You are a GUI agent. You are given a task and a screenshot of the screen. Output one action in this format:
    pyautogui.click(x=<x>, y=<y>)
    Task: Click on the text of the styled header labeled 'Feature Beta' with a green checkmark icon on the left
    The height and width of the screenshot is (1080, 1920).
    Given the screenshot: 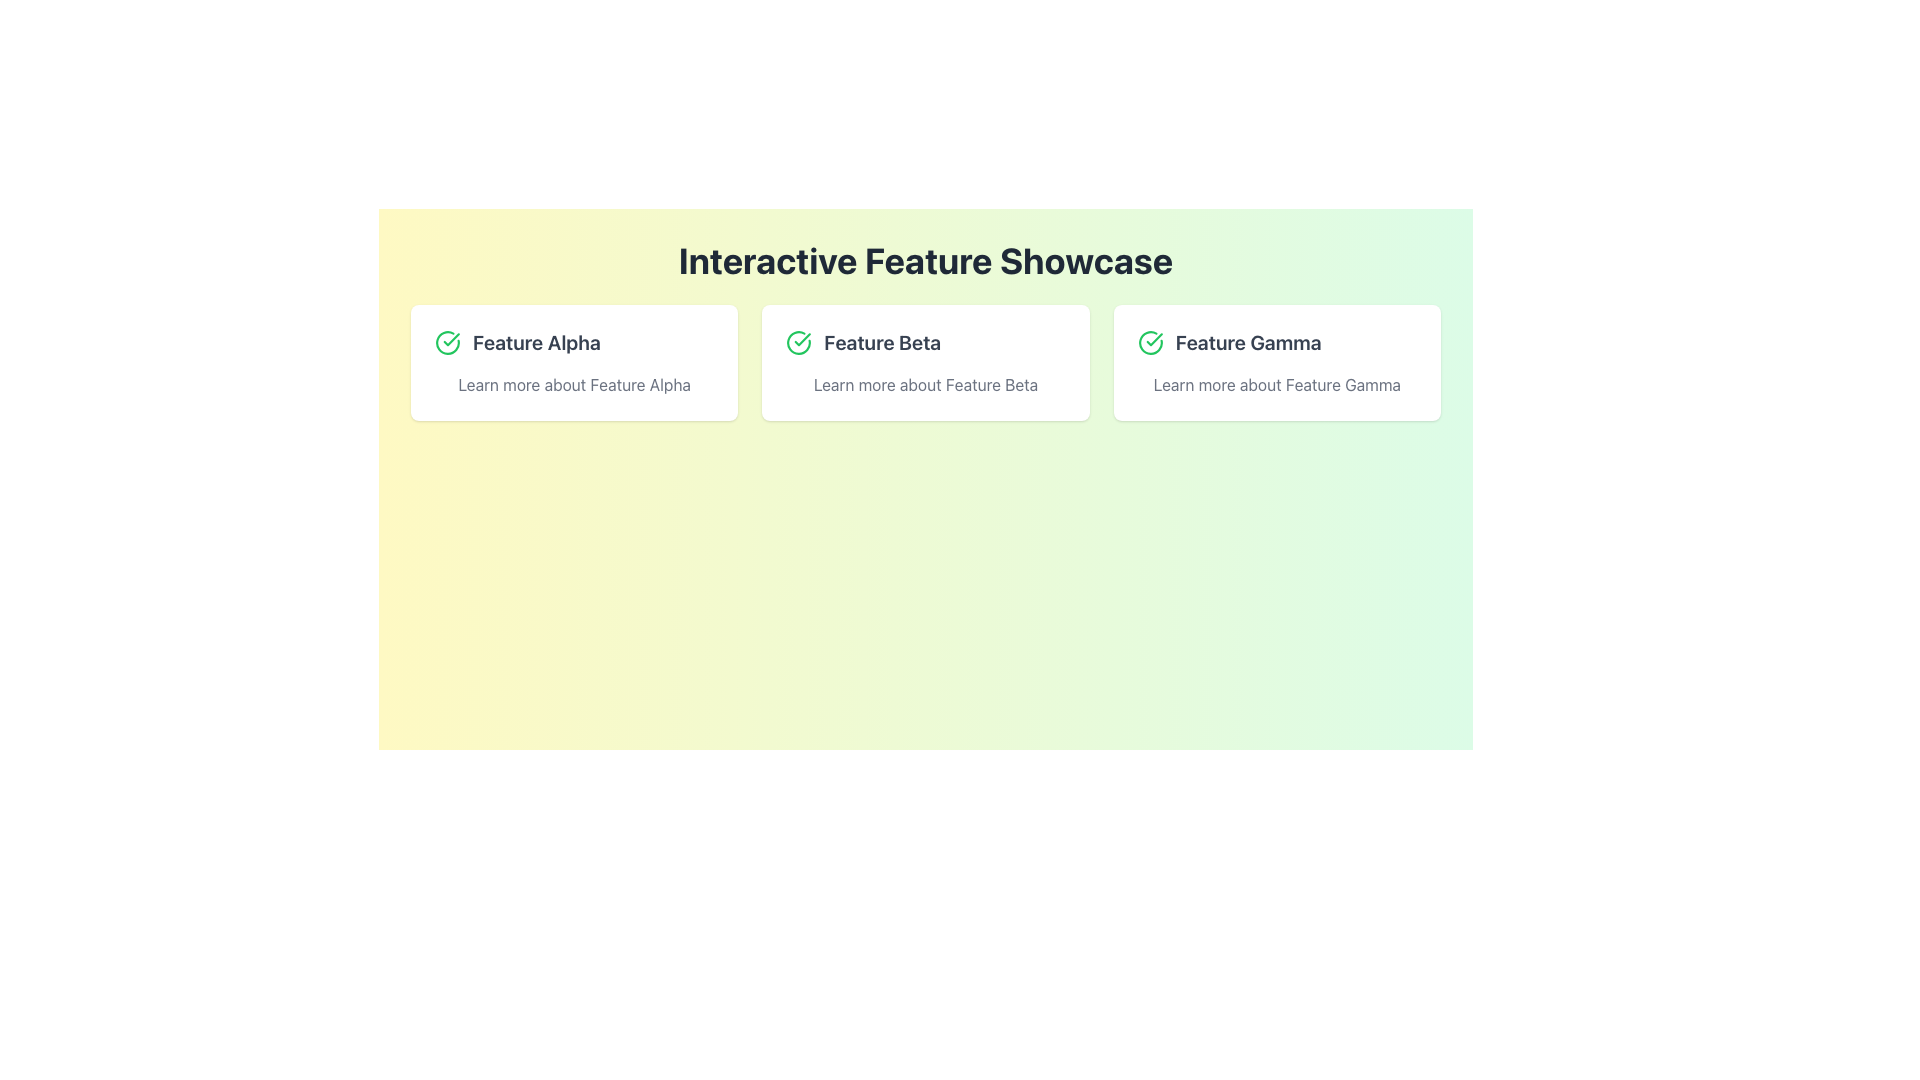 What is the action you would take?
    pyautogui.click(x=925, y=342)
    